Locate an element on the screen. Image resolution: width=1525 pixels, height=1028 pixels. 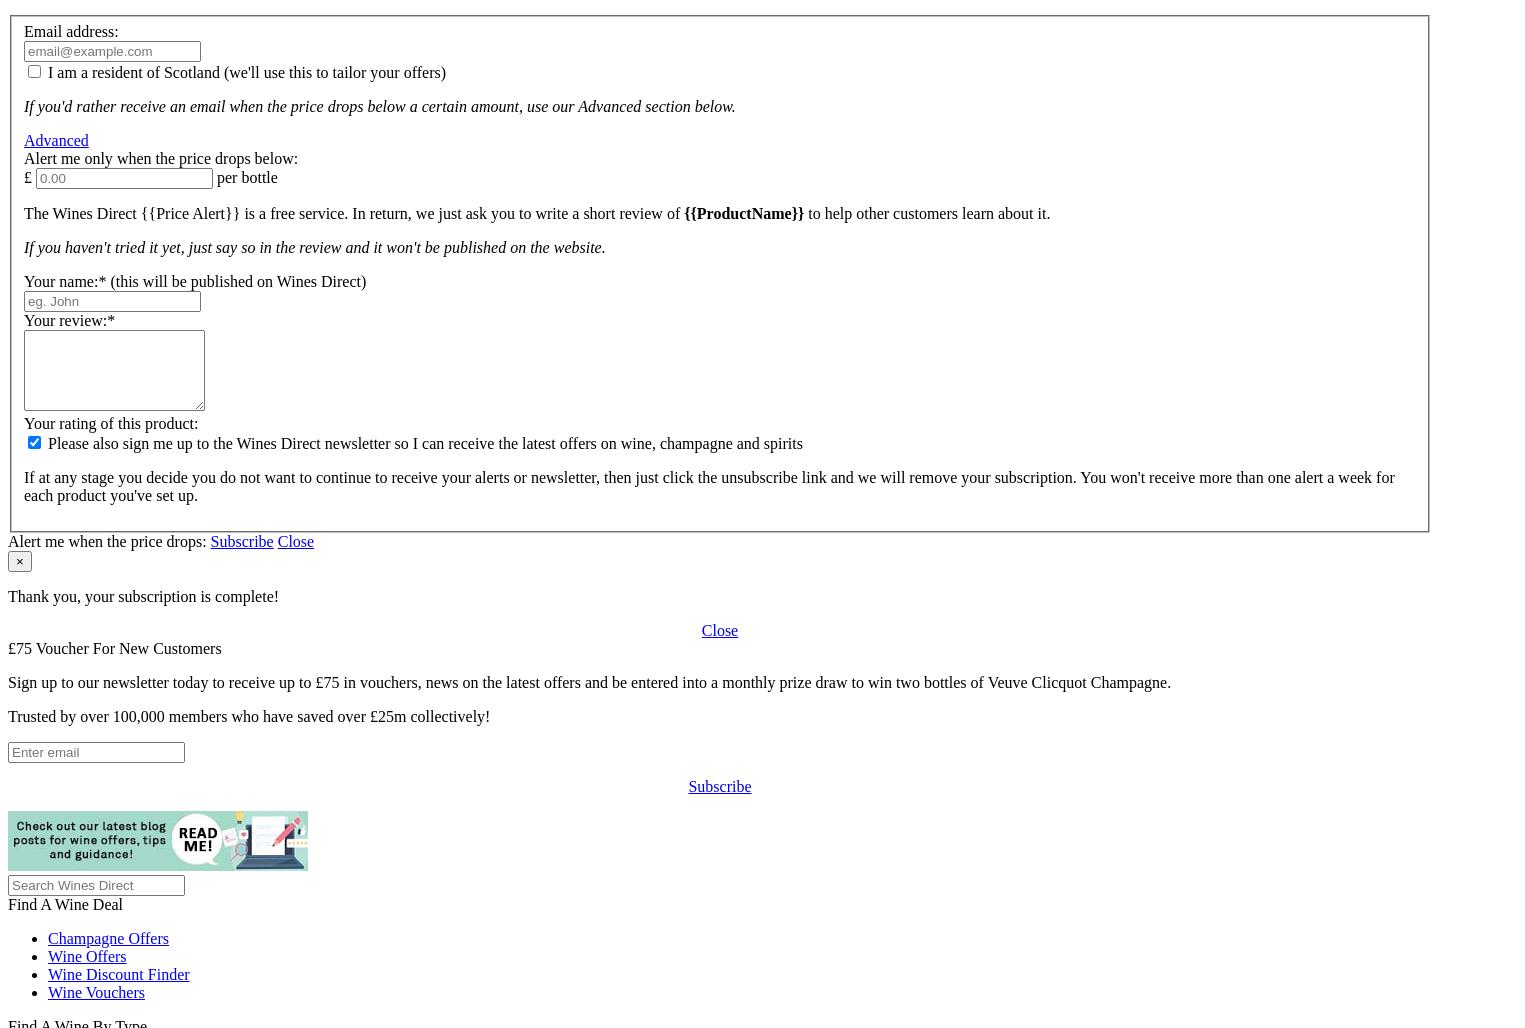
'to help other customers learn about it.' is located at coordinates (927, 211).